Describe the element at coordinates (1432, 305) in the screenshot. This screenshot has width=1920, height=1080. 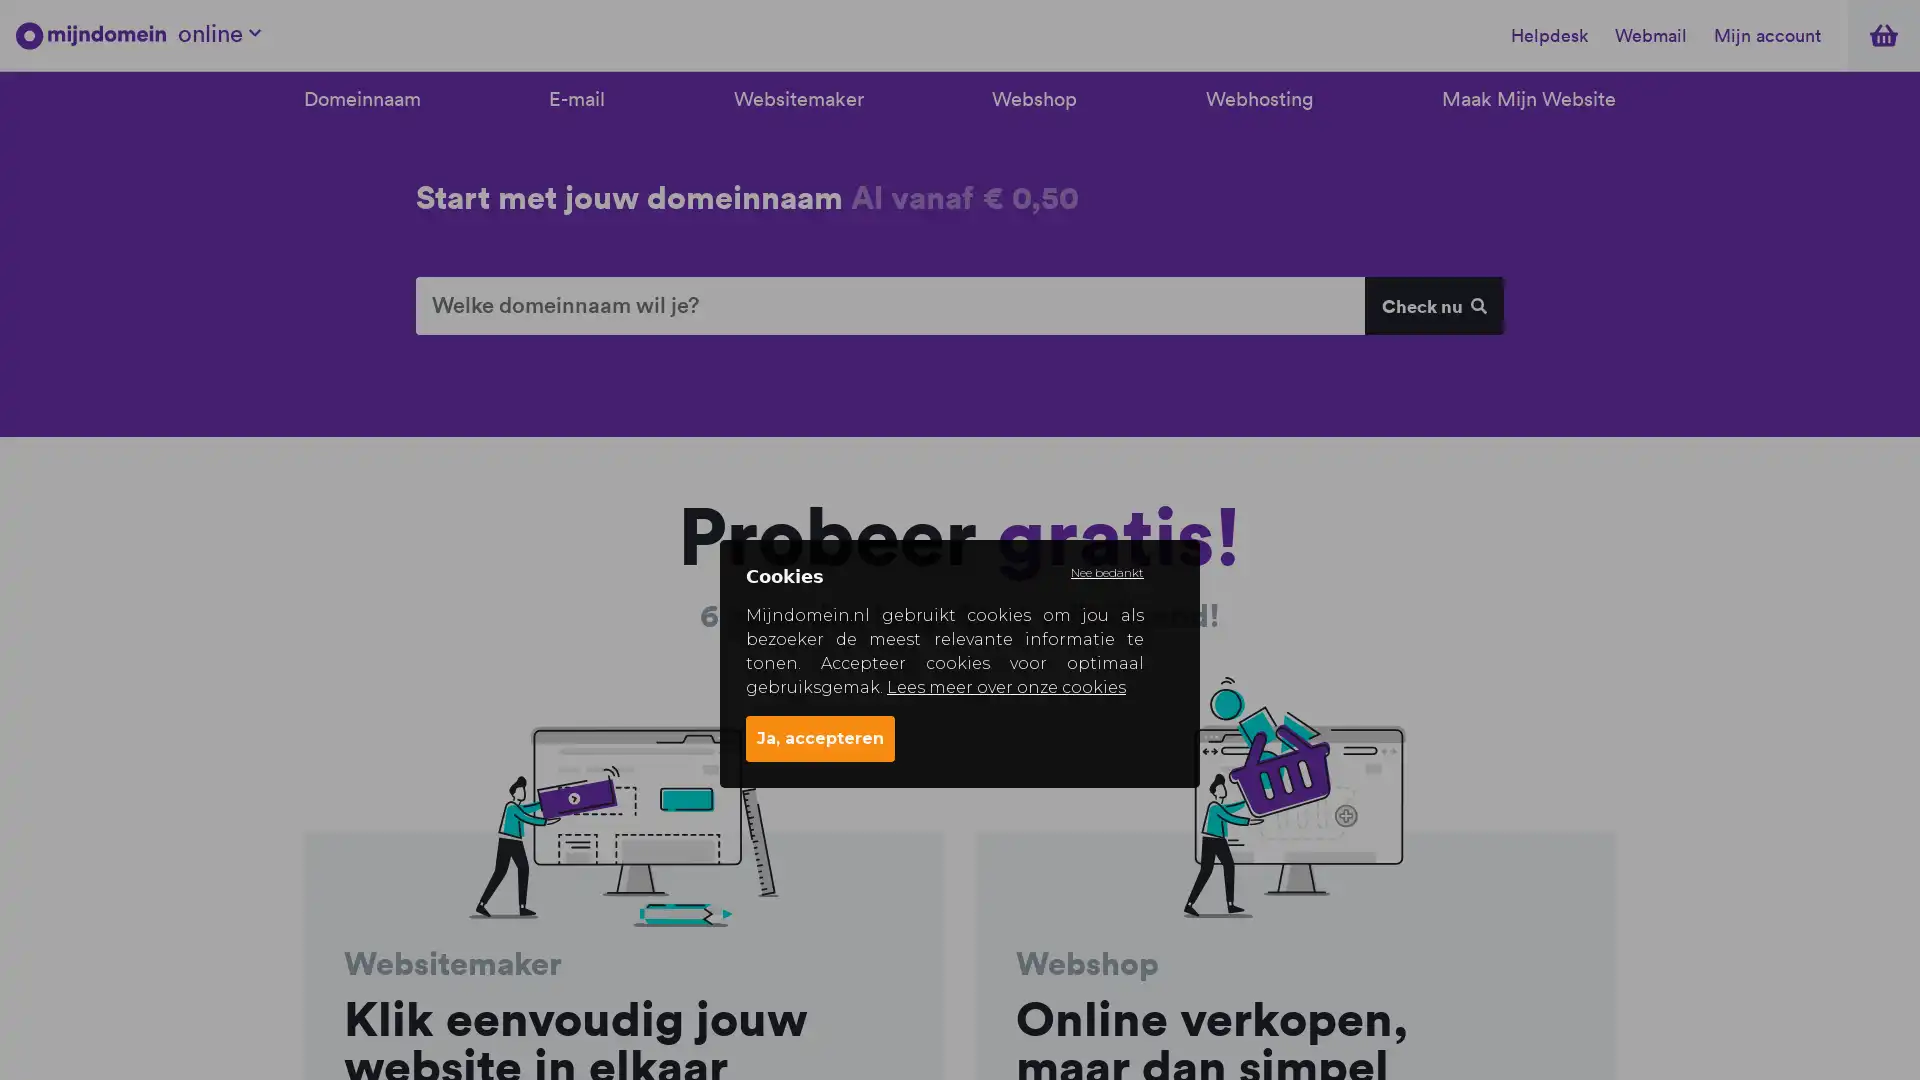
I see `Check nu` at that location.